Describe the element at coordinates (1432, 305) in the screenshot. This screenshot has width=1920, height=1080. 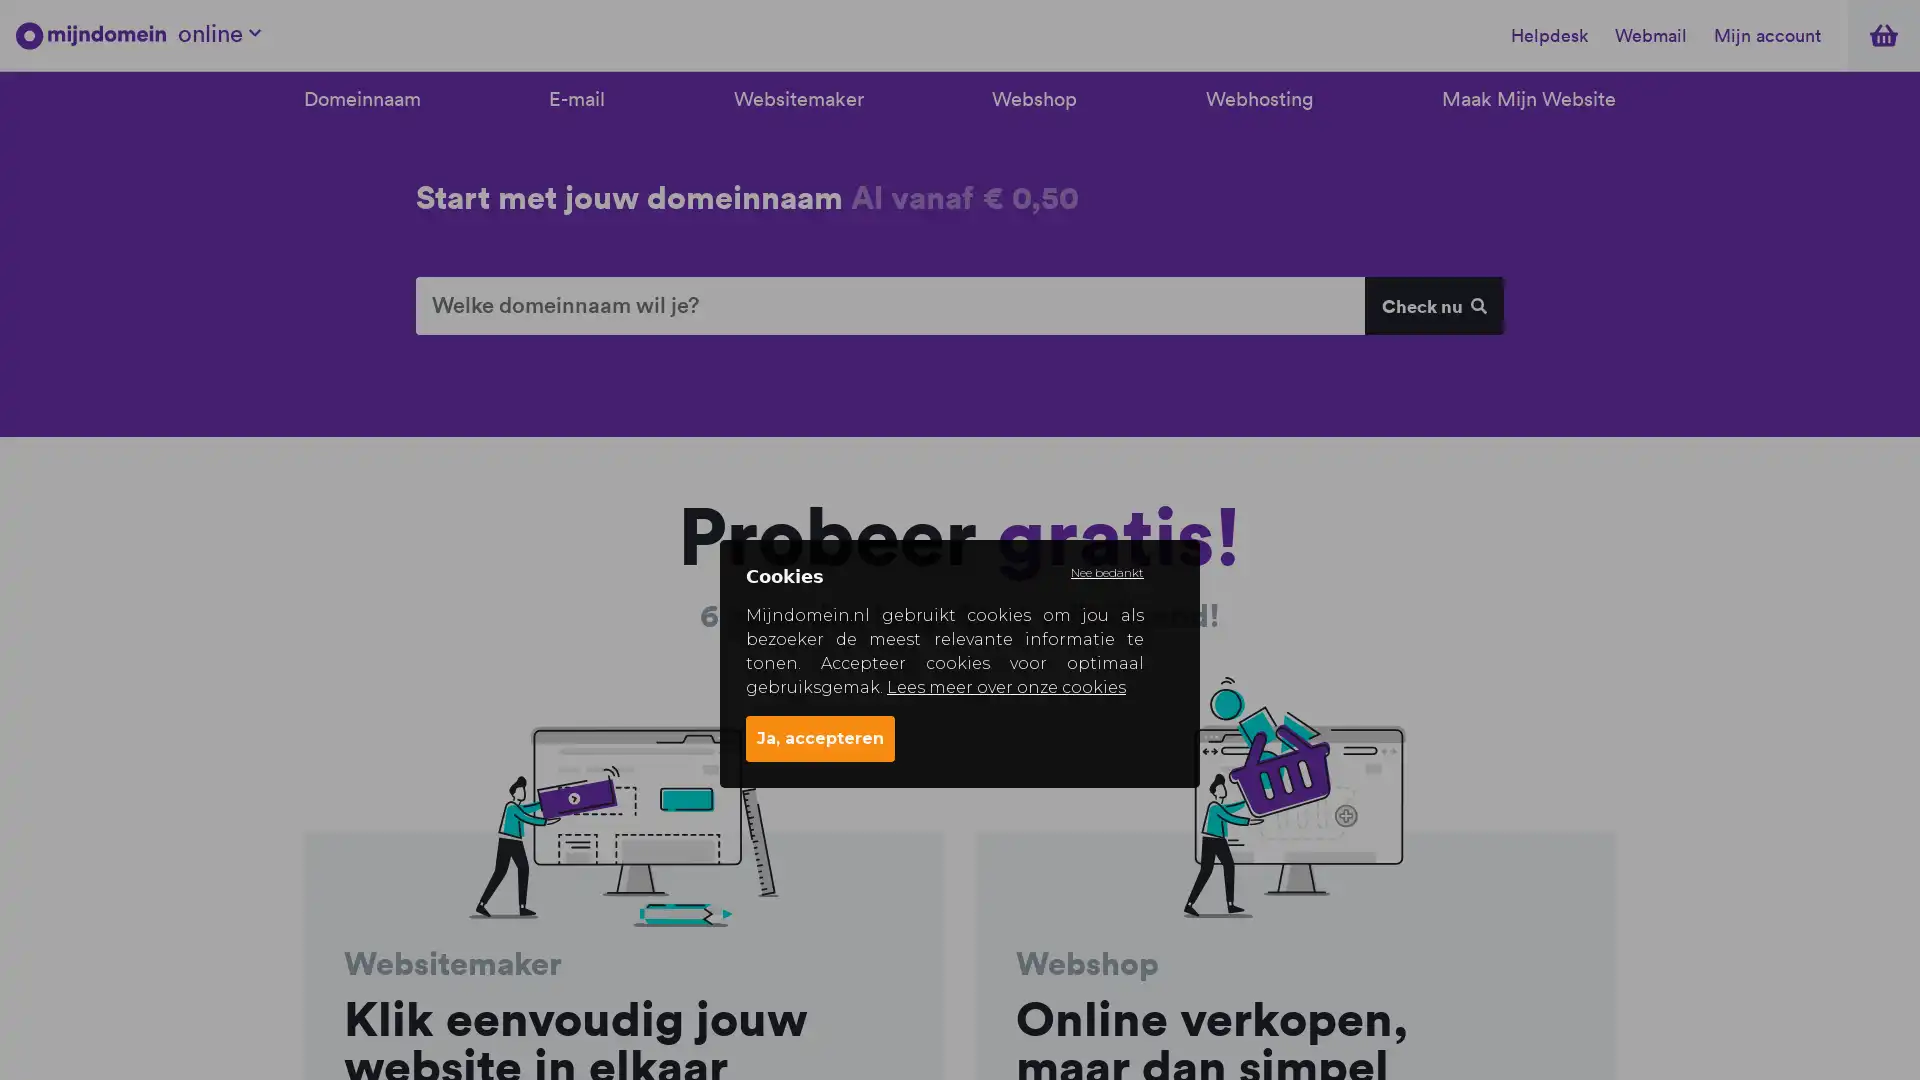
I see `Check nu` at that location.